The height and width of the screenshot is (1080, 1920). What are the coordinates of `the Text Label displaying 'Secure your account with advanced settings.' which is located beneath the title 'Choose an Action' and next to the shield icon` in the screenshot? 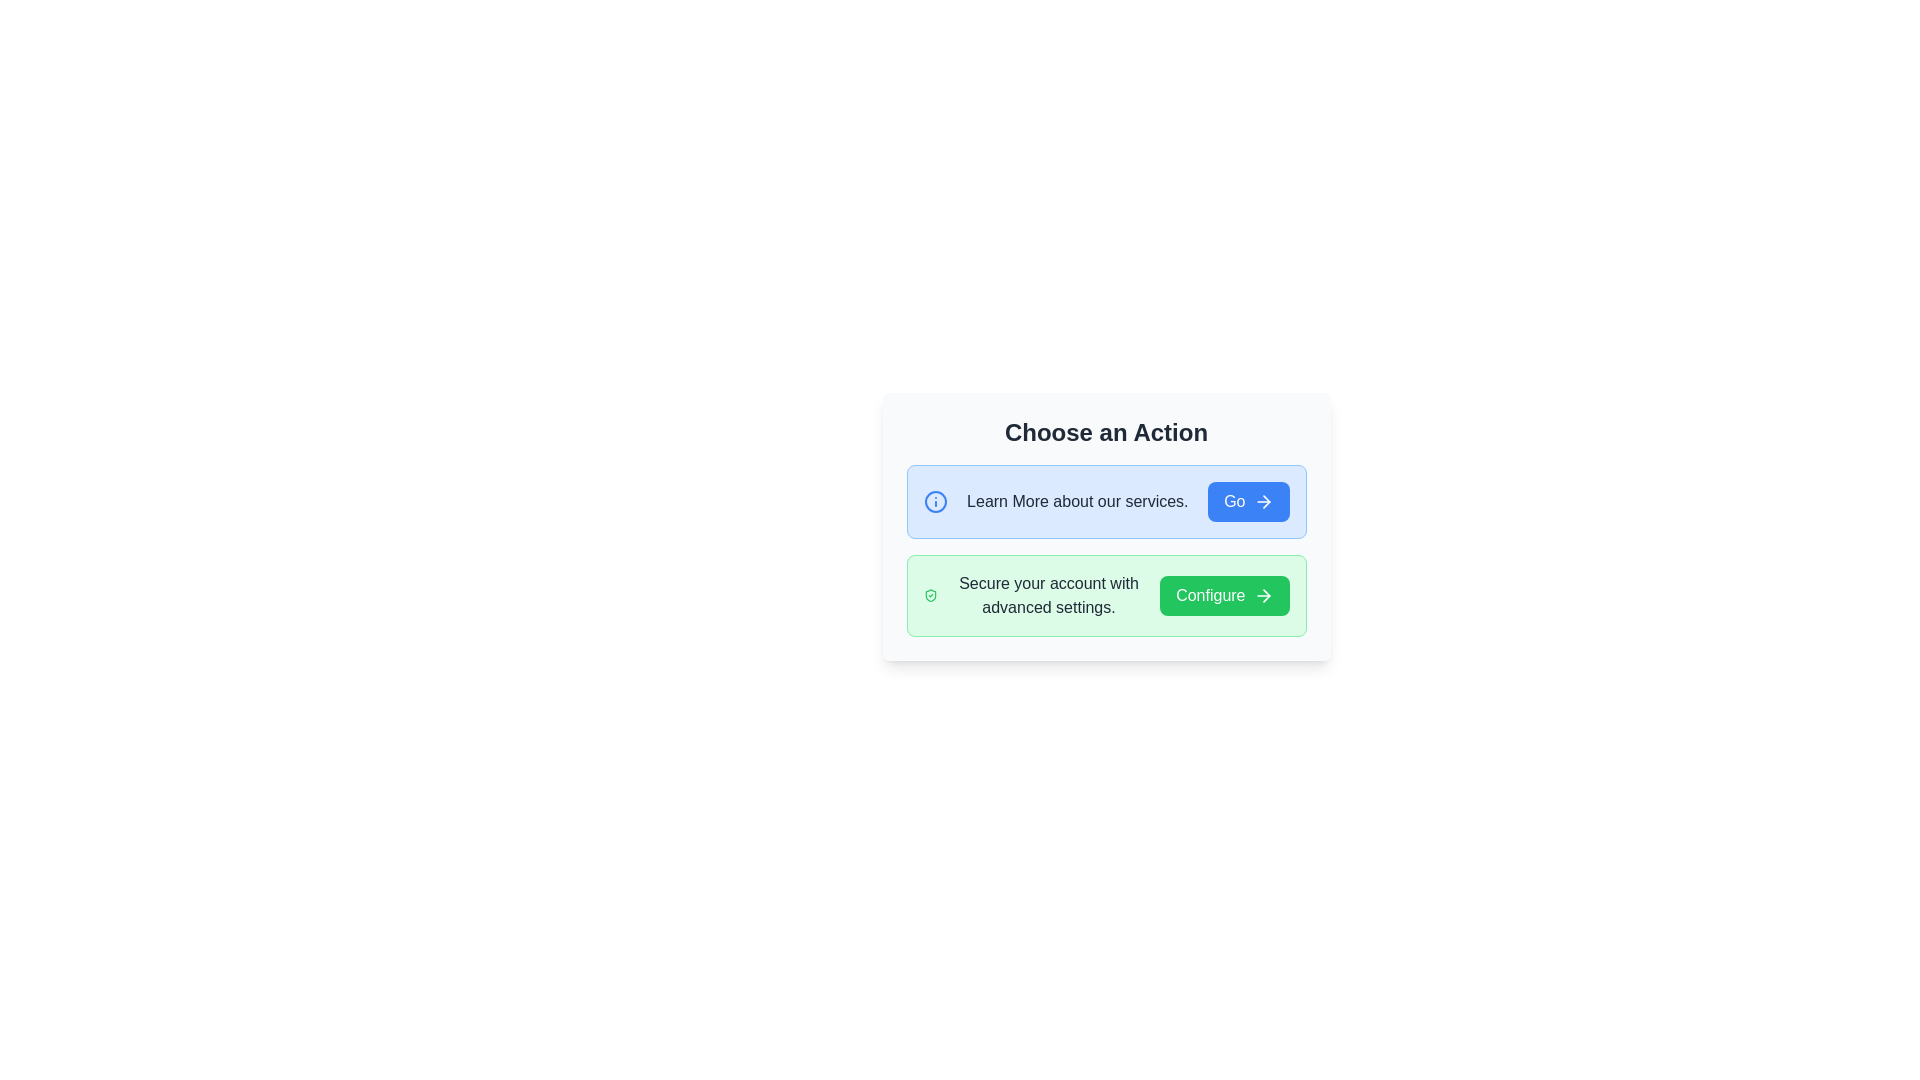 It's located at (1048, 595).